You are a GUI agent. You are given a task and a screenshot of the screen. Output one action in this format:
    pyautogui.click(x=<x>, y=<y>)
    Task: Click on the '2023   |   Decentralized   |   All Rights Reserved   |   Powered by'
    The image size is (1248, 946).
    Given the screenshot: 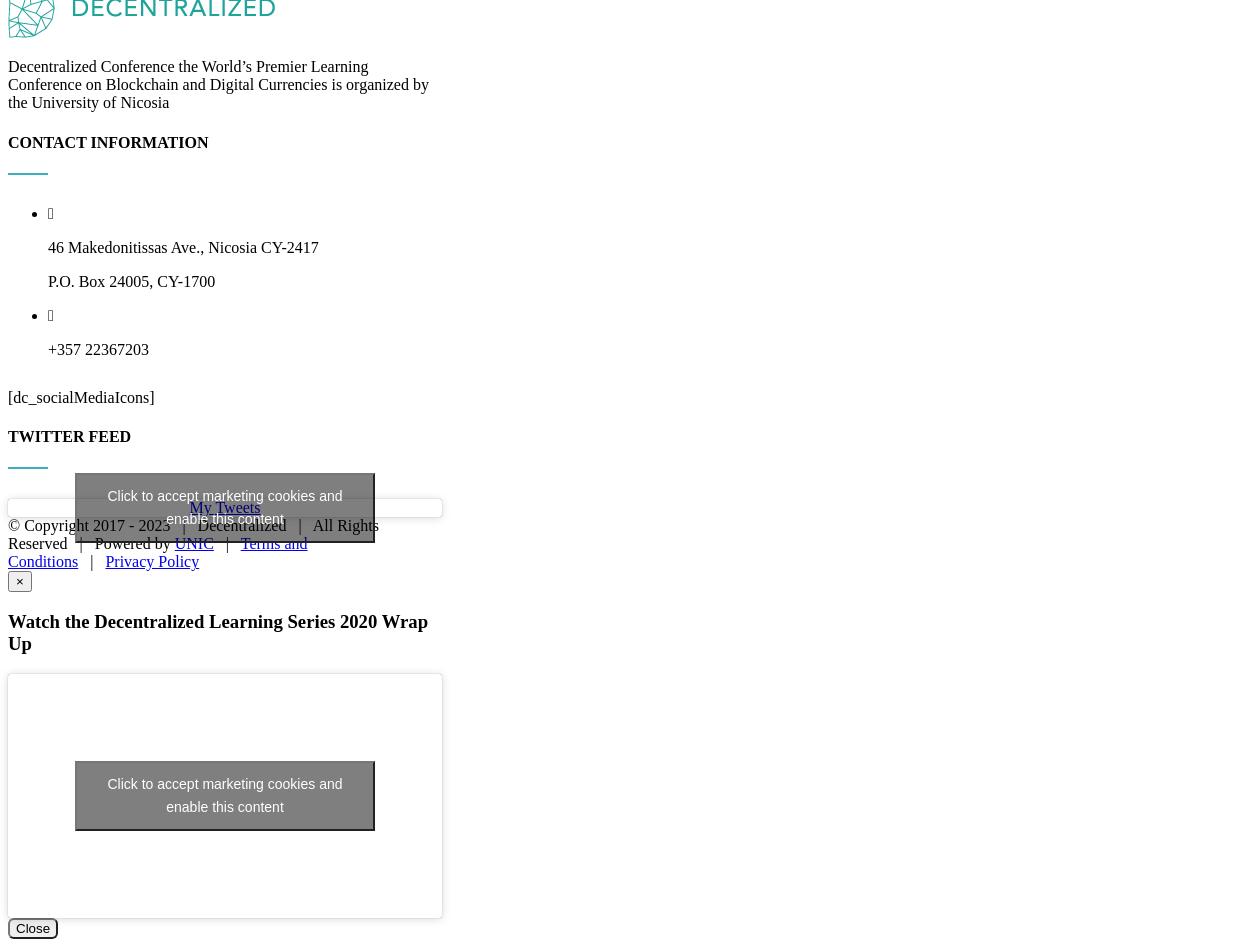 What is the action you would take?
    pyautogui.click(x=191, y=734)
    